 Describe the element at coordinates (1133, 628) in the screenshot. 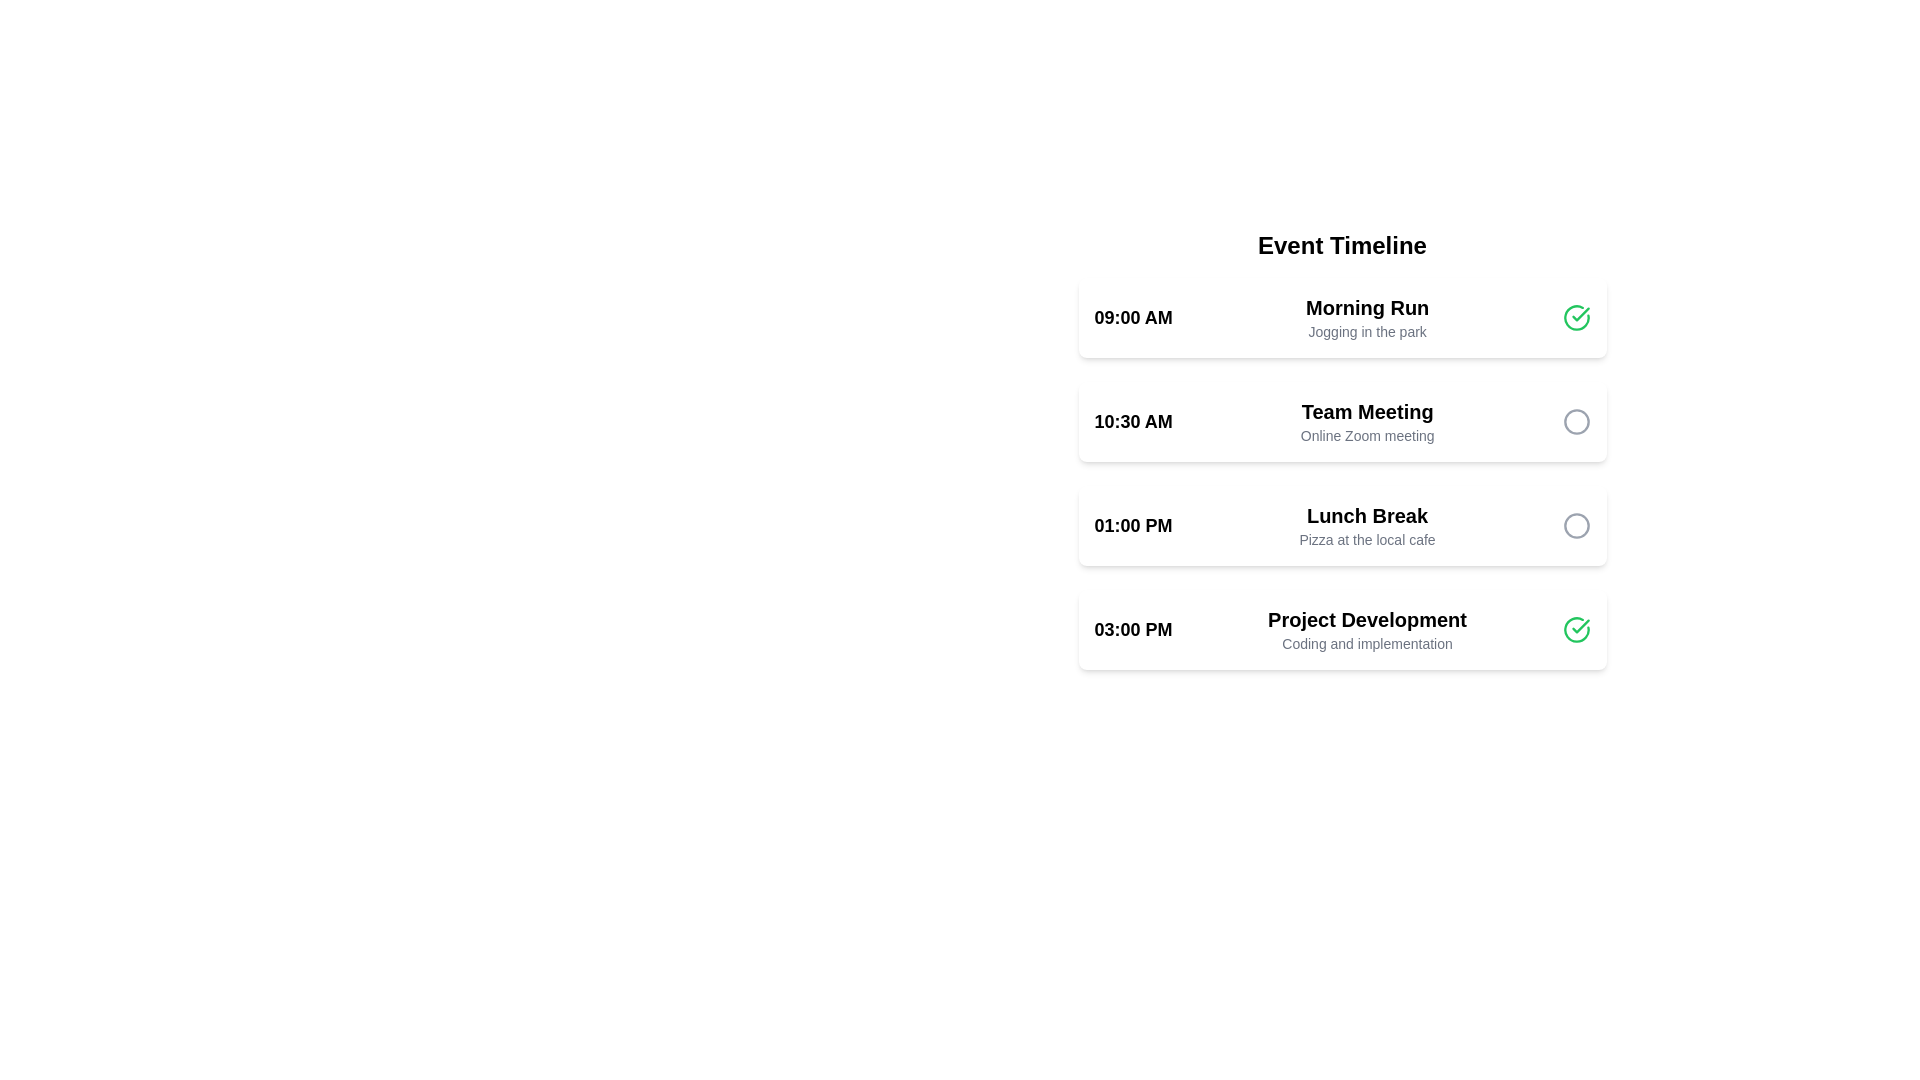

I see `the text label displaying '03:00 PM', which indicates the time for the 'Project Development' task, positioned to the left of other task details` at that location.